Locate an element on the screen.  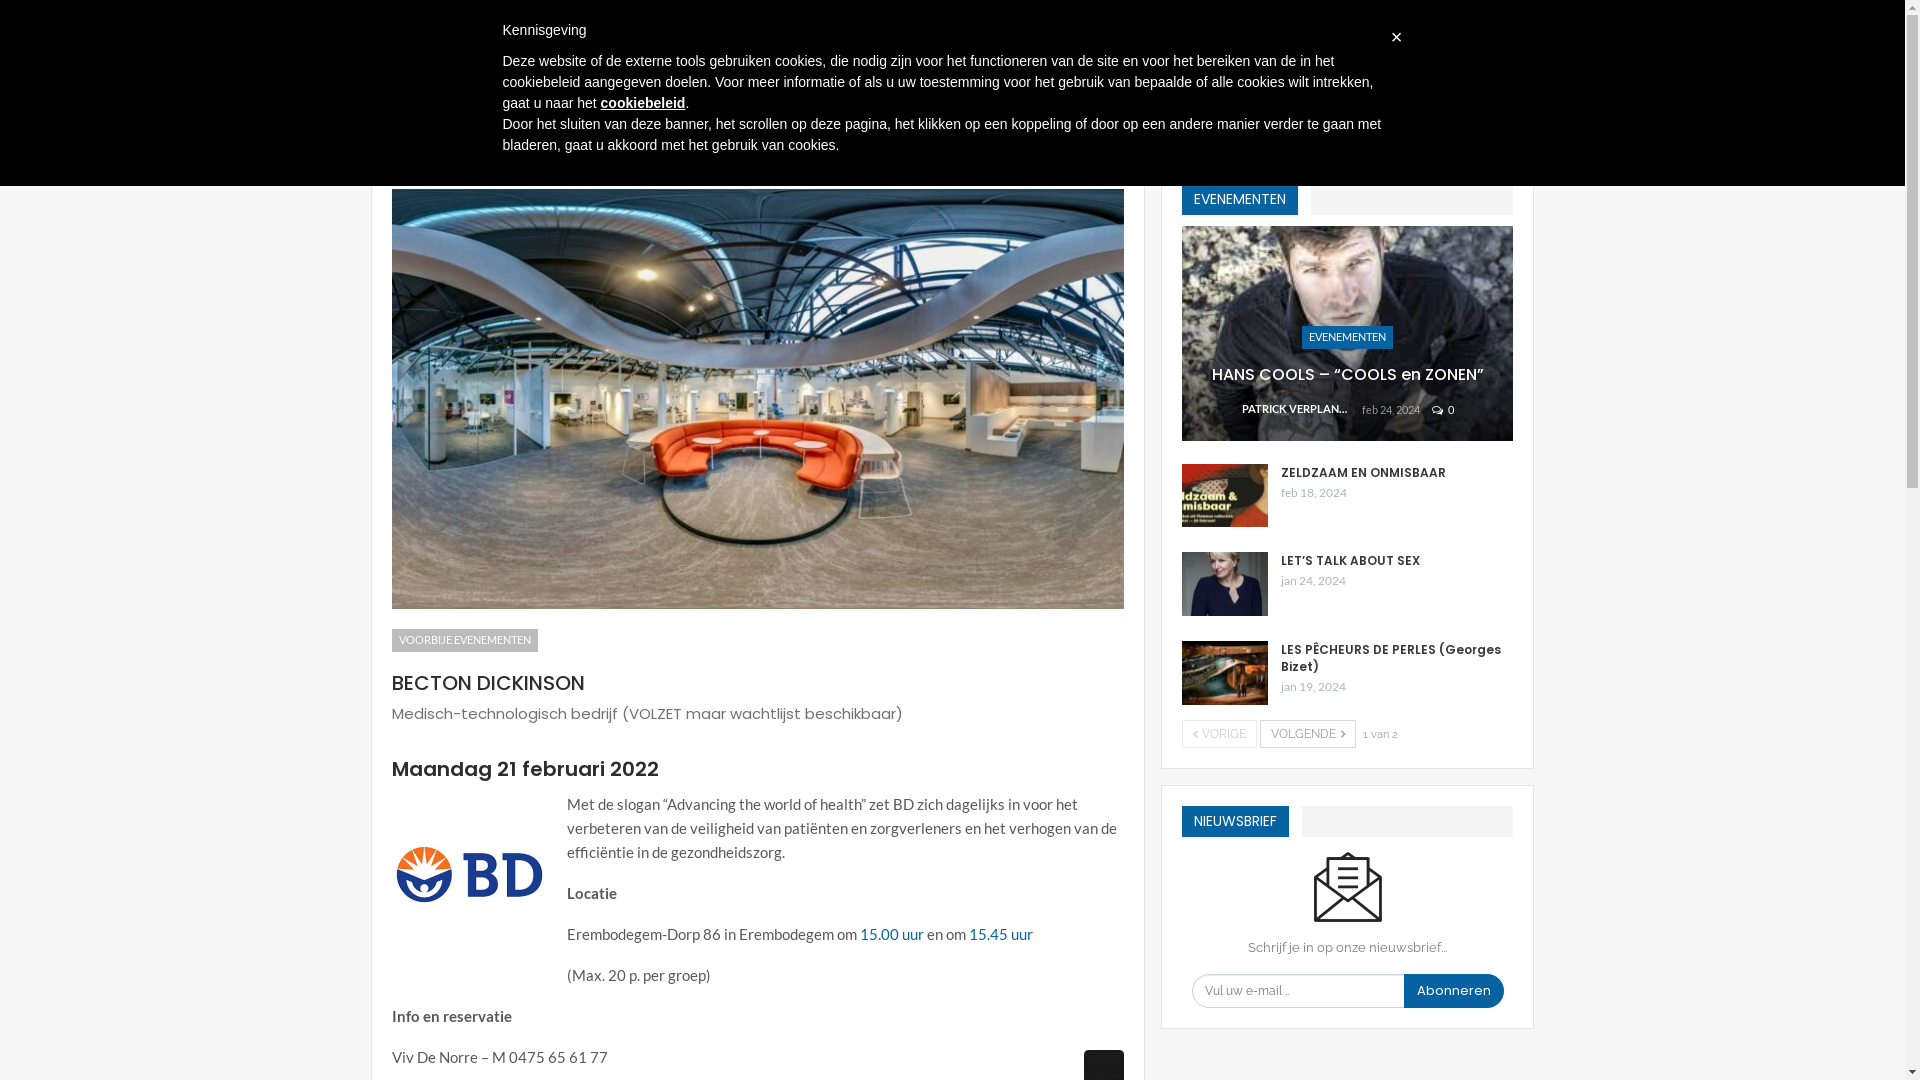
'PATRICK VERPLANKEN' is located at coordinates (1301, 408).